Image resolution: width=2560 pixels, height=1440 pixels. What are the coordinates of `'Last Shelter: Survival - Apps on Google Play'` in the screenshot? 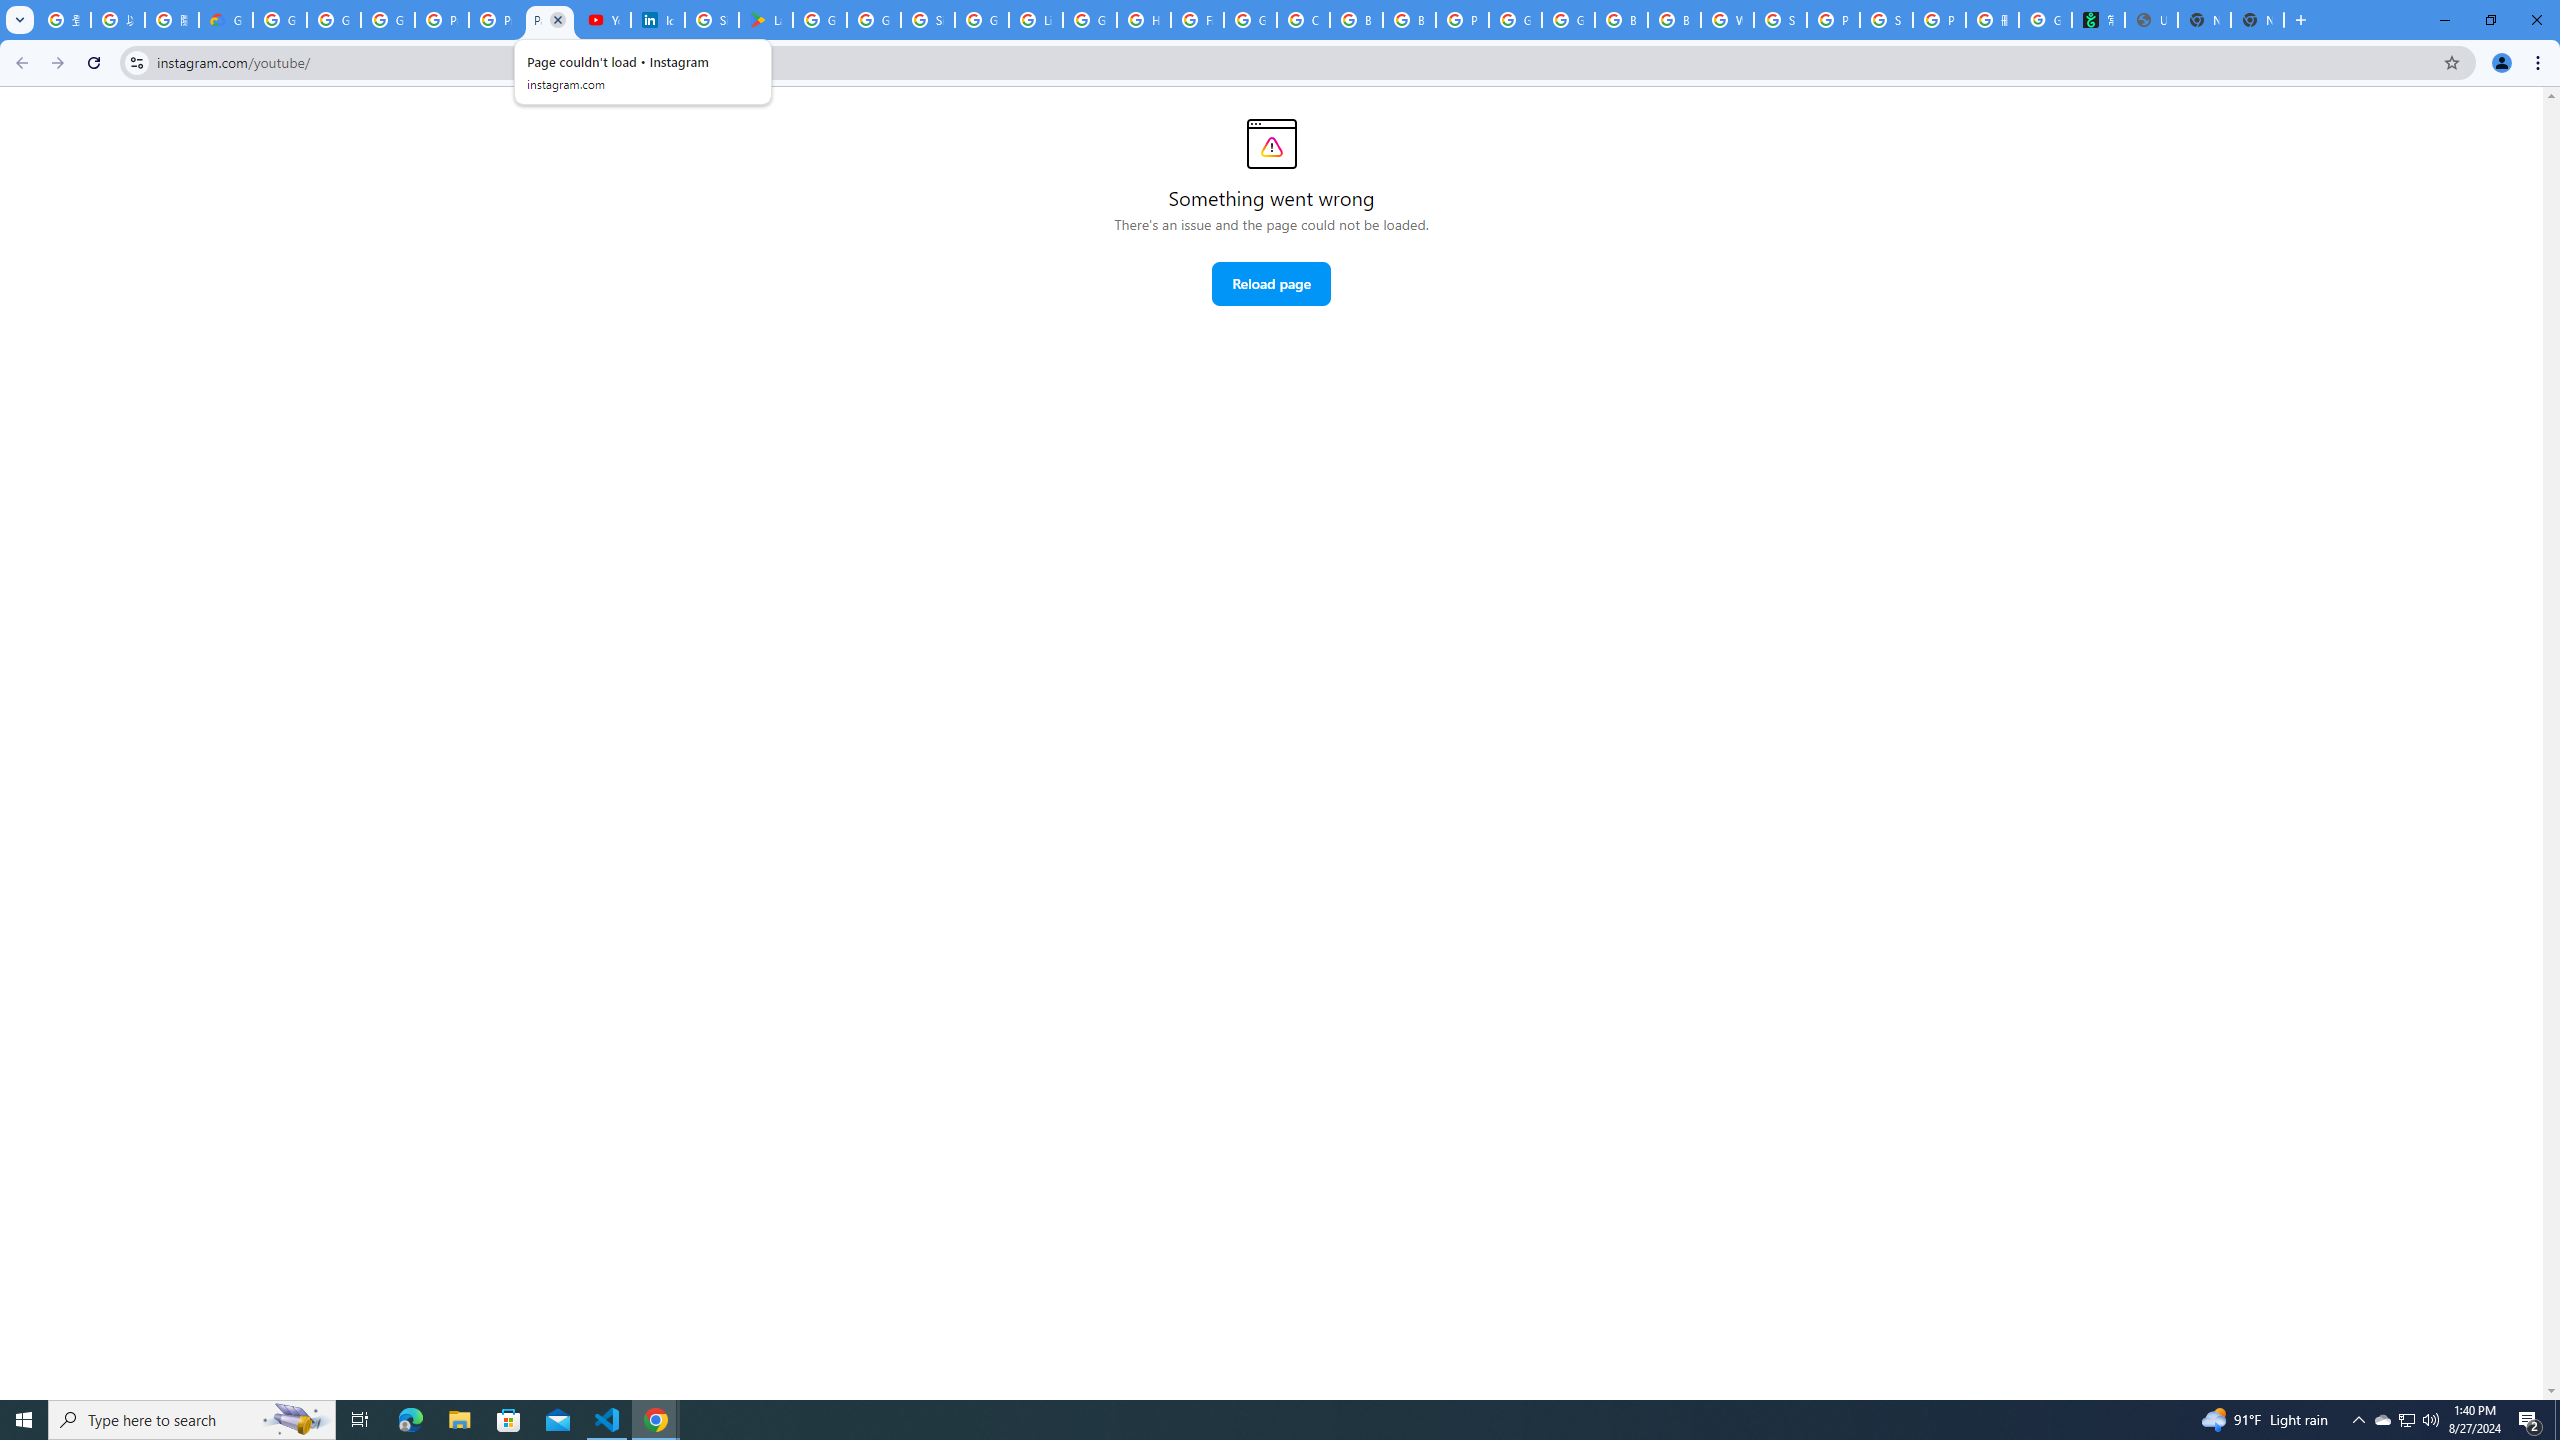 It's located at (765, 19).